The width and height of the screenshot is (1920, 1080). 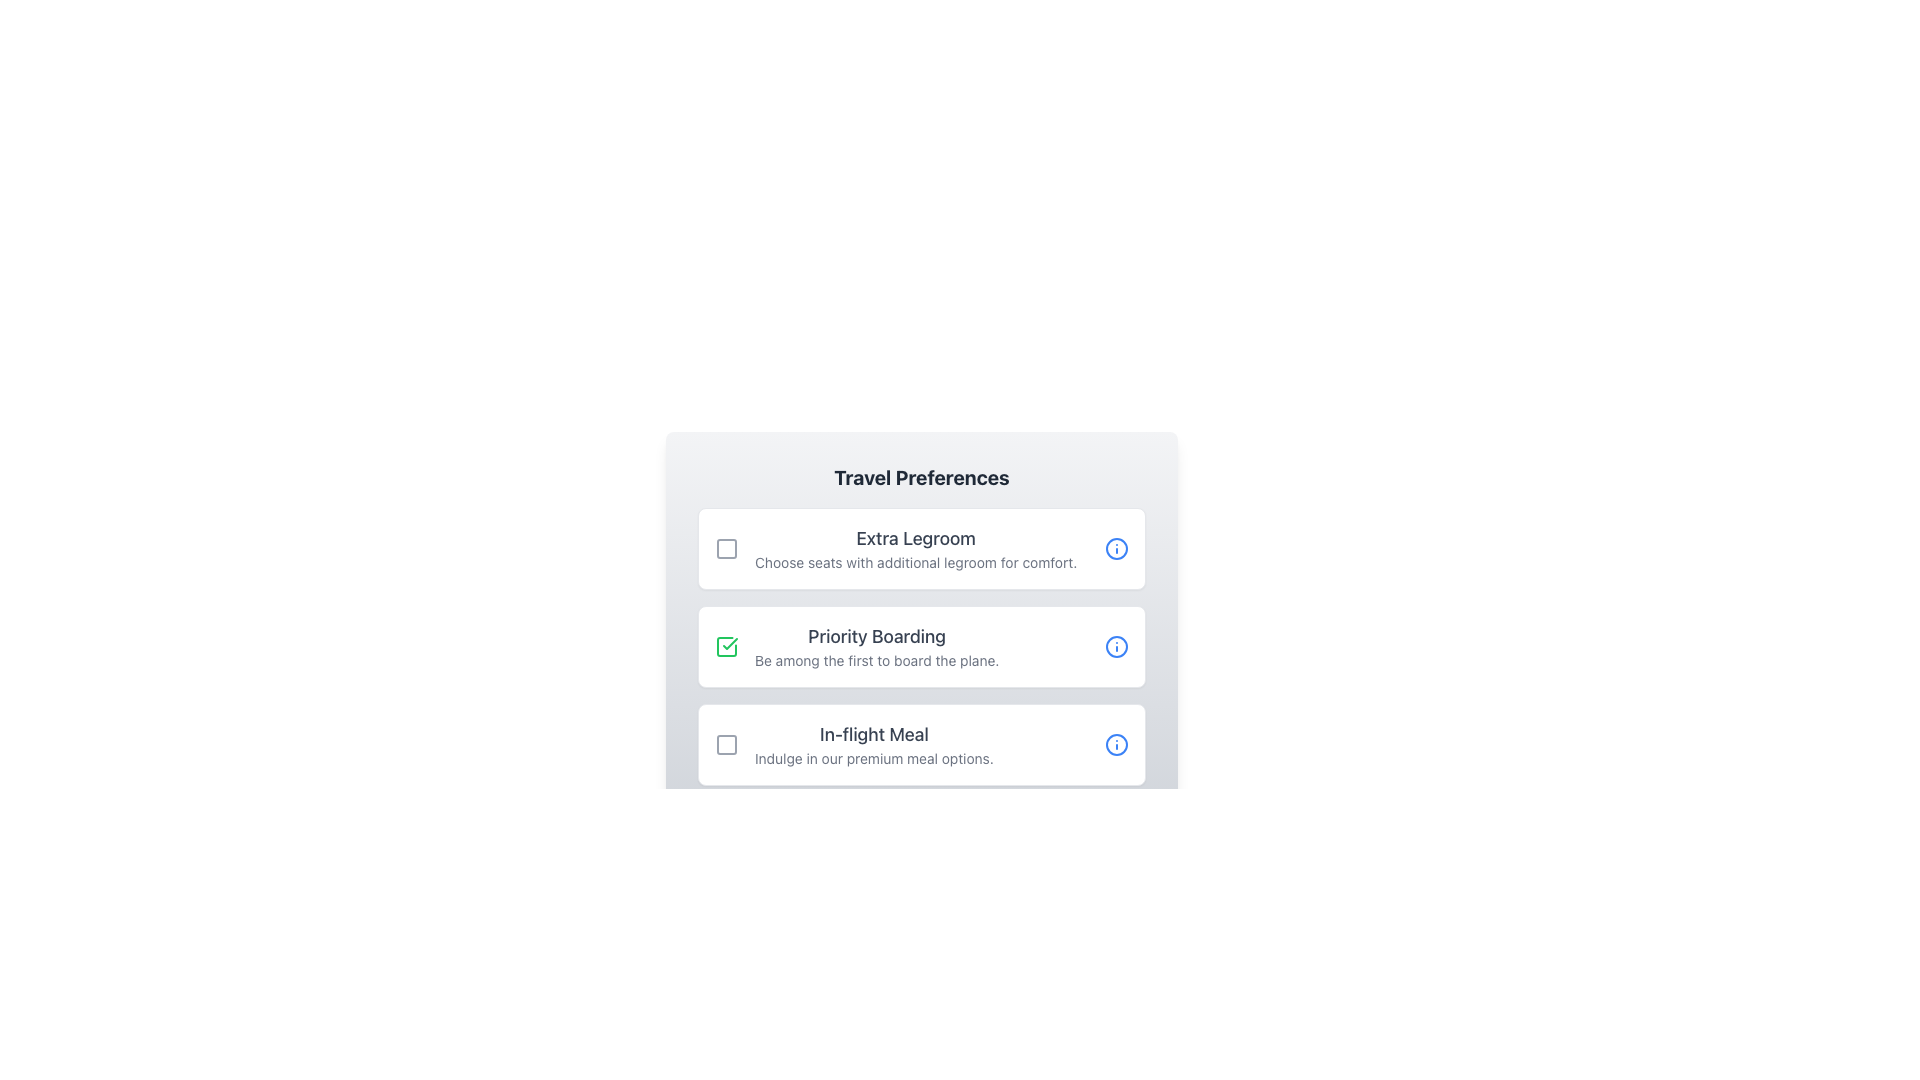 I want to click on the check mark icon representing the 'Priority Boarding' option in the travel preferences section, so click(x=729, y=644).